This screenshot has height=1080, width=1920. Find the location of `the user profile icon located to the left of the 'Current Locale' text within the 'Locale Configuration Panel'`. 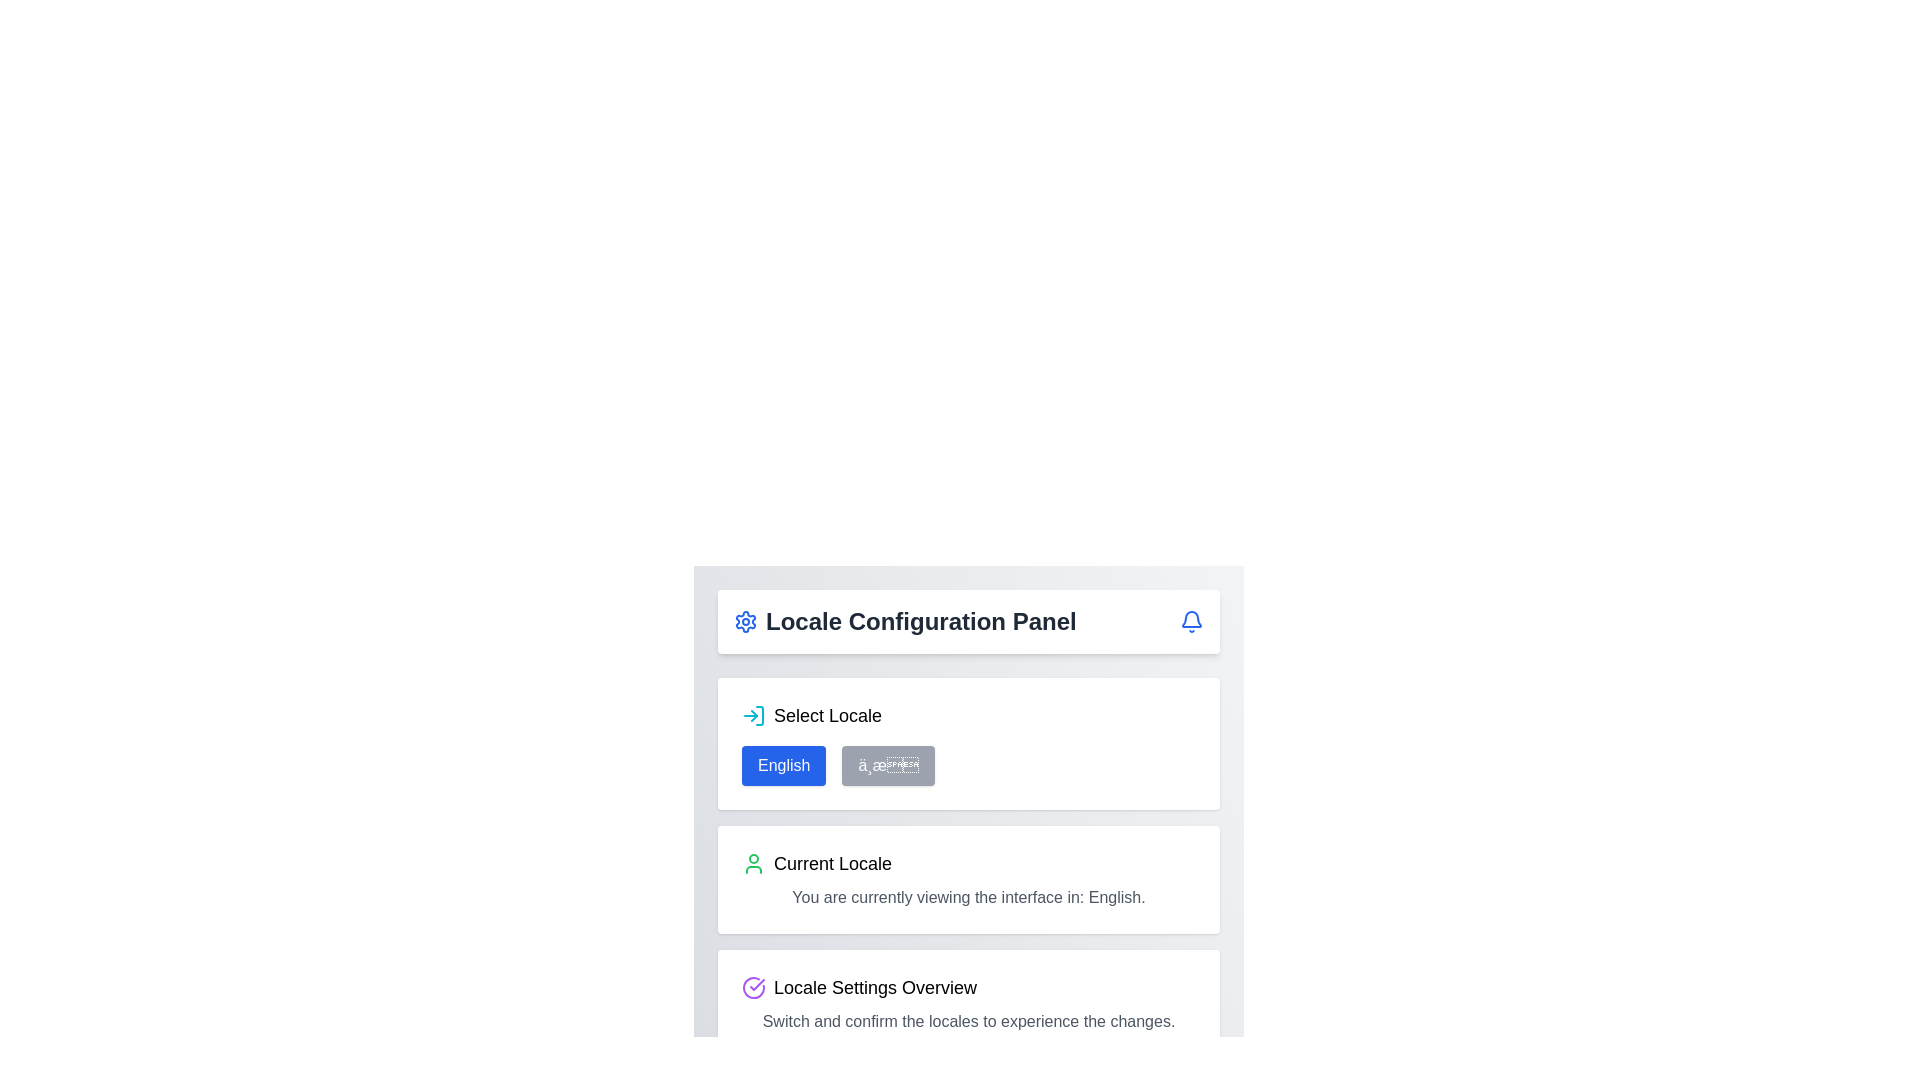

the user profile icon located to the left of the 'Current Locale' text within the 'Locale Configuration Panel' is located at coordinates (752, 863).